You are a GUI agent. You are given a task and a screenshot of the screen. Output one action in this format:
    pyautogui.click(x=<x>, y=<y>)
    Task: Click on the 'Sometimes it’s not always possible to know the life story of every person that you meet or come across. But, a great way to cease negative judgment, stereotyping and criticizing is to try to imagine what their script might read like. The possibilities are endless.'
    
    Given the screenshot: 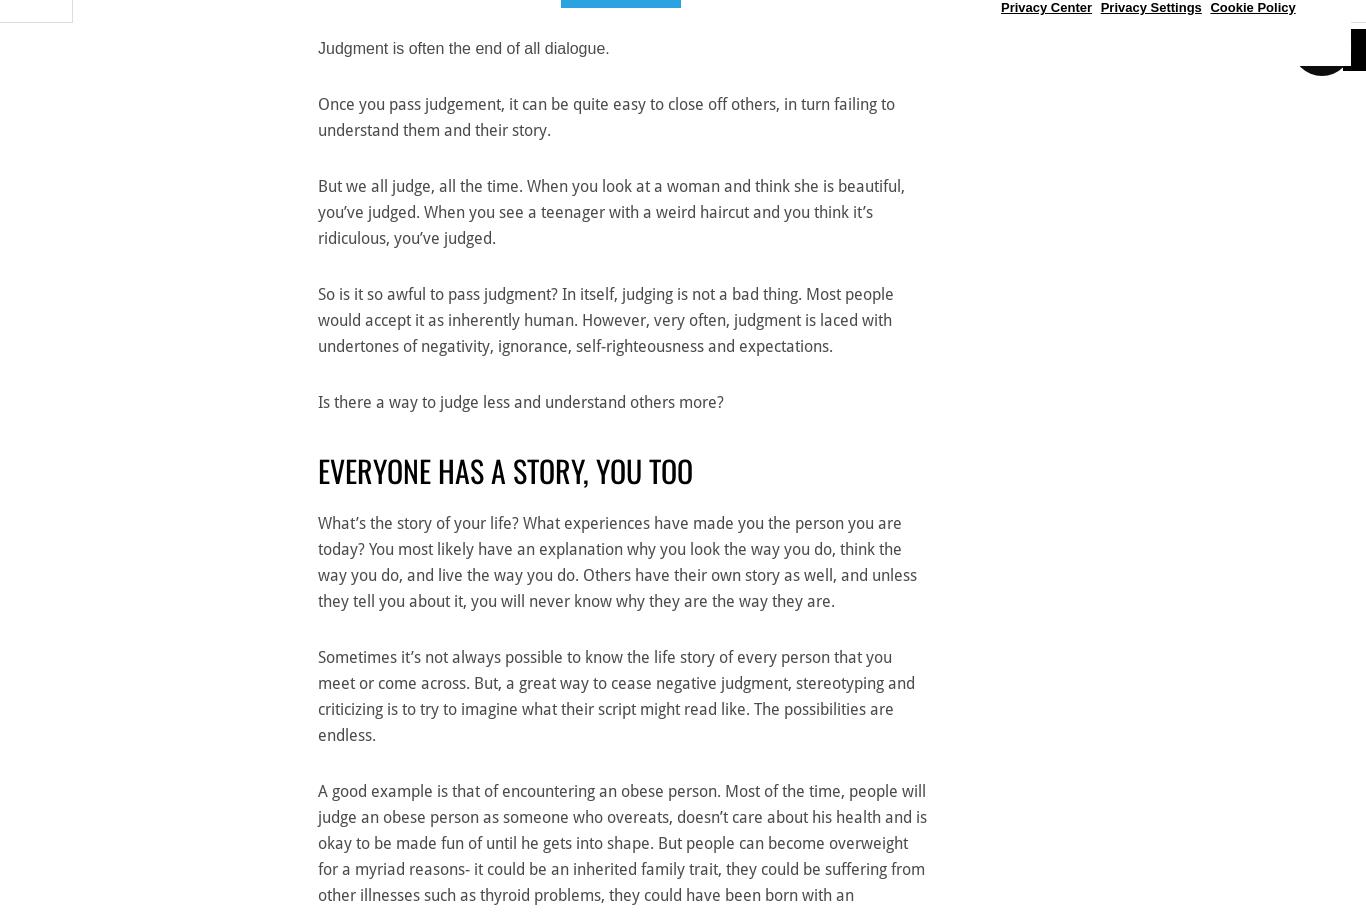 What is the action you would take?
    pyautogui.click(x=615, y=695)
    